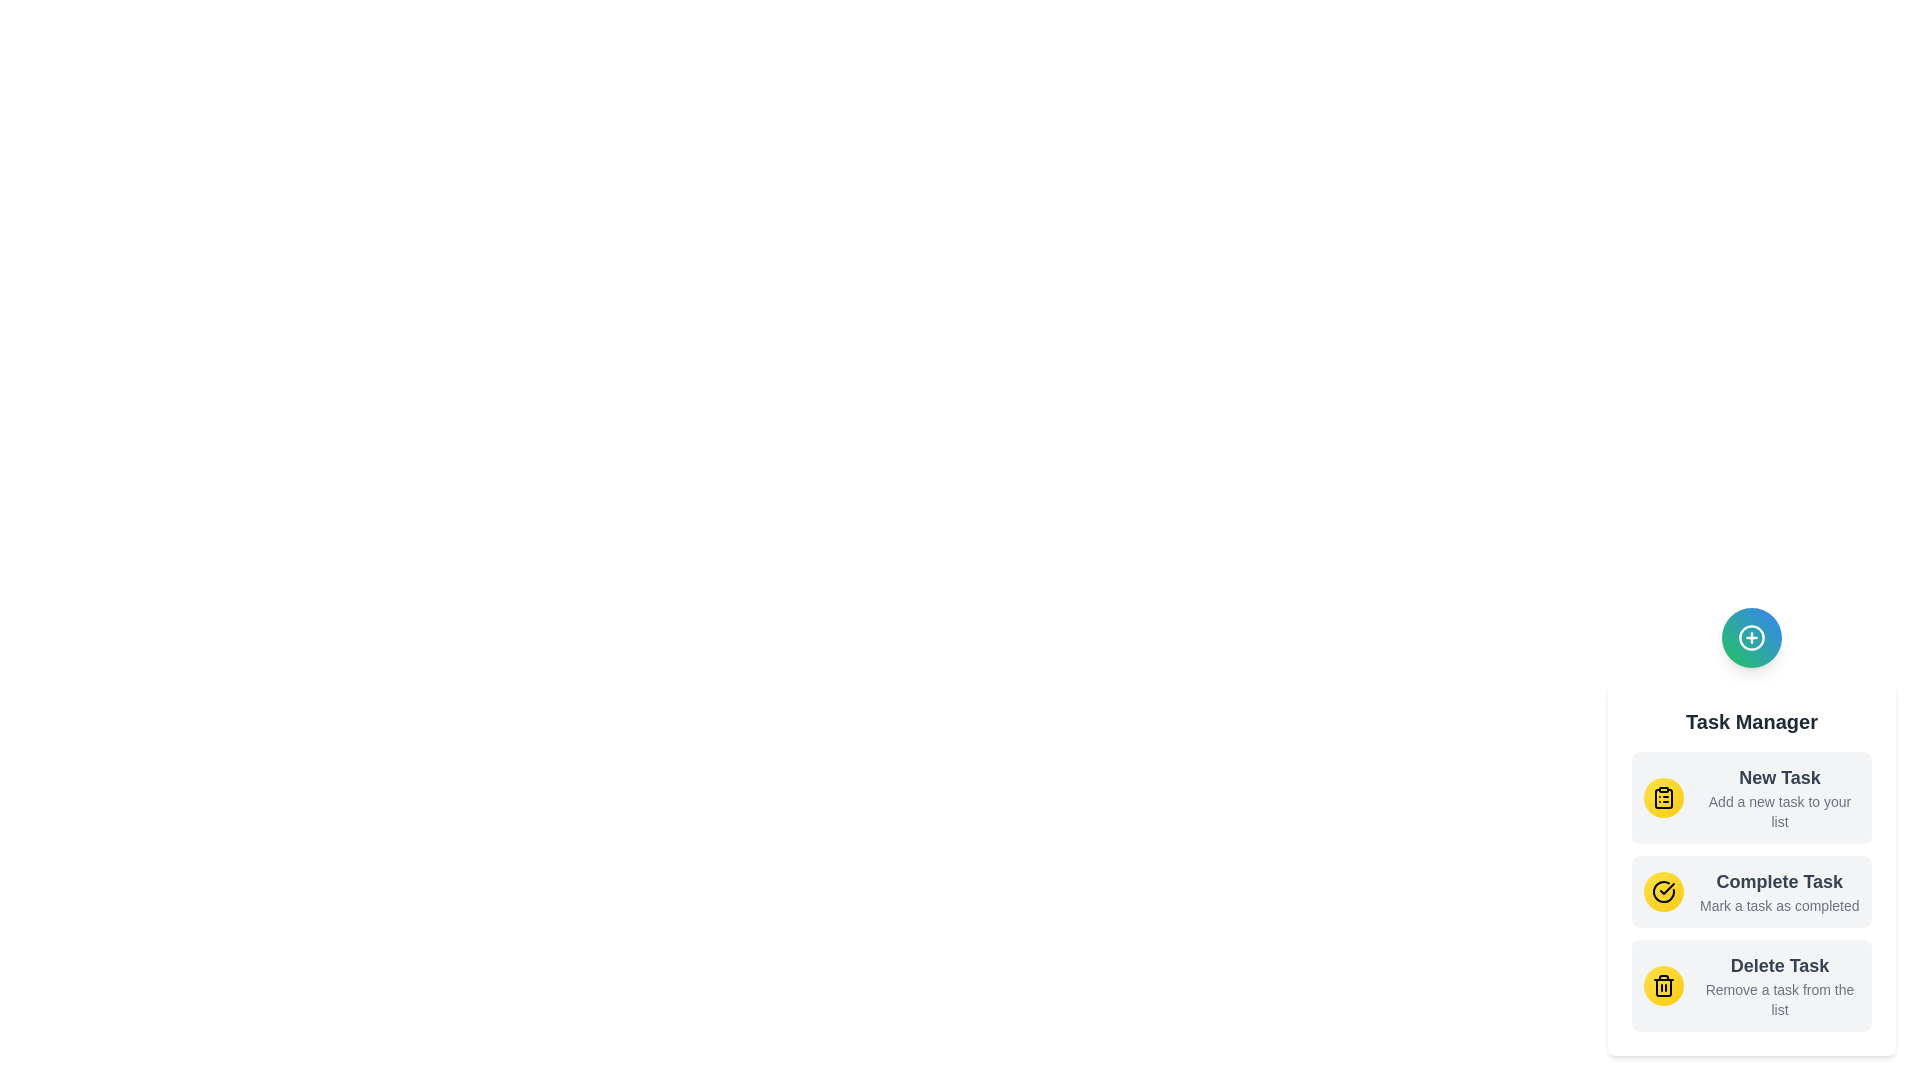 Image resolution: width=1920 pixels, height=1080 pixels. What do you see at coordinates (1751, 985) in the screenshot?
I see `the 'Delete Task' option to activate its functionality` at bounding box center [1751, 985].